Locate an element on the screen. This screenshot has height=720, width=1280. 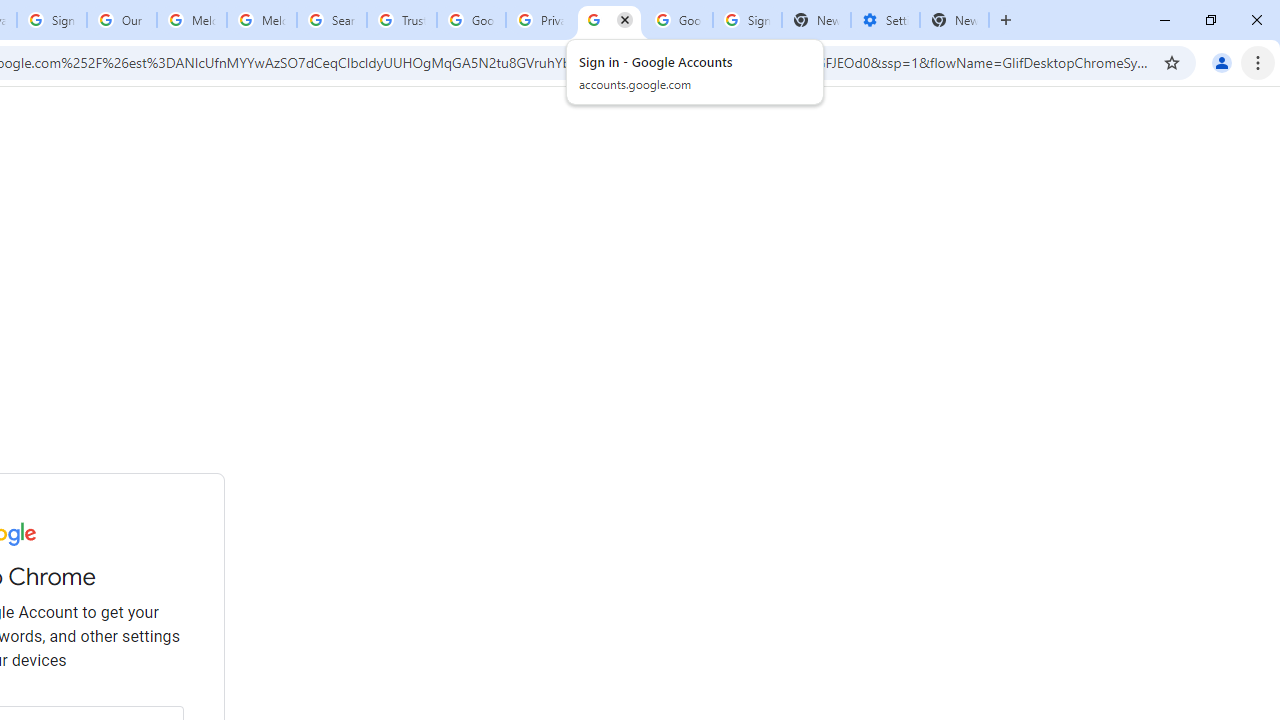
'Trusted Information and Content - Google Safety Center' is located at coordinates (400, 20).